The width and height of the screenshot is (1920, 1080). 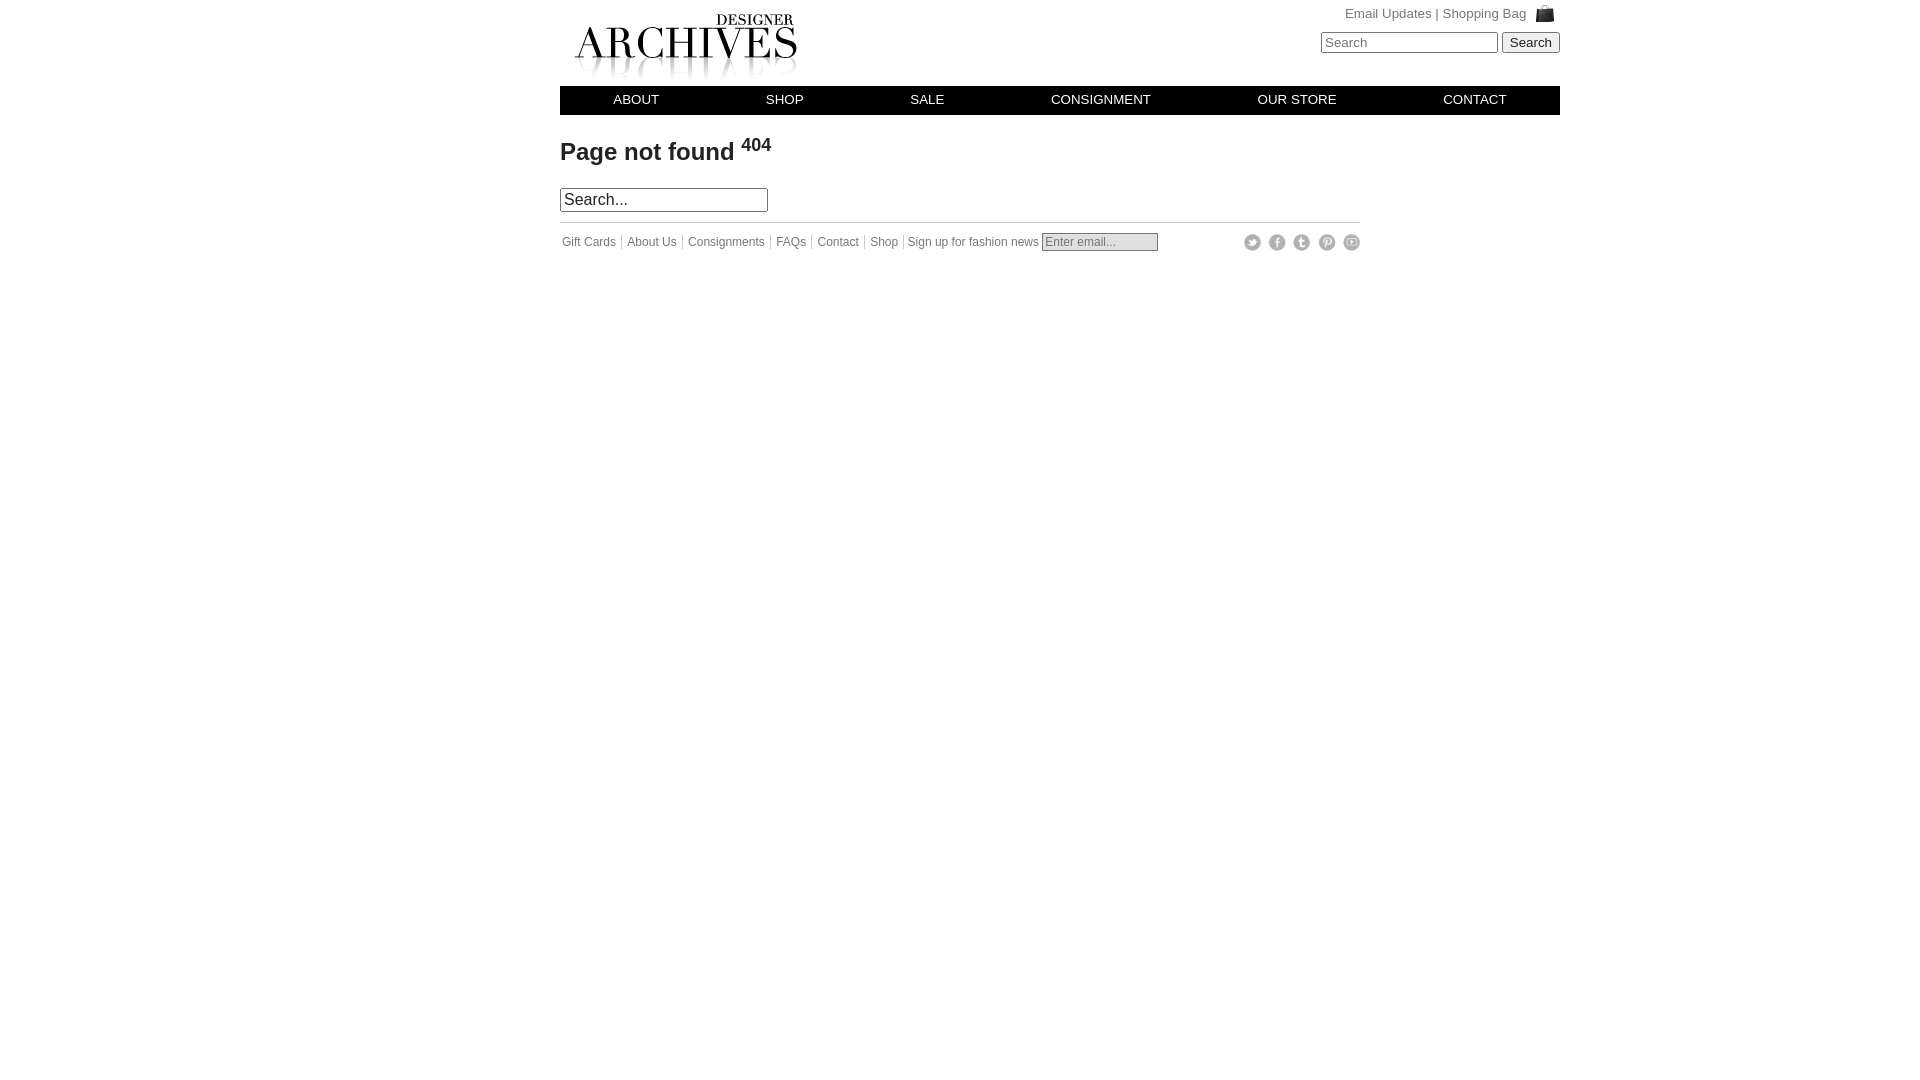 What do you see at coordinates (1474, 100) in the screenshot?
I see `'CONTACT'` at bounding box center [1474, 100].